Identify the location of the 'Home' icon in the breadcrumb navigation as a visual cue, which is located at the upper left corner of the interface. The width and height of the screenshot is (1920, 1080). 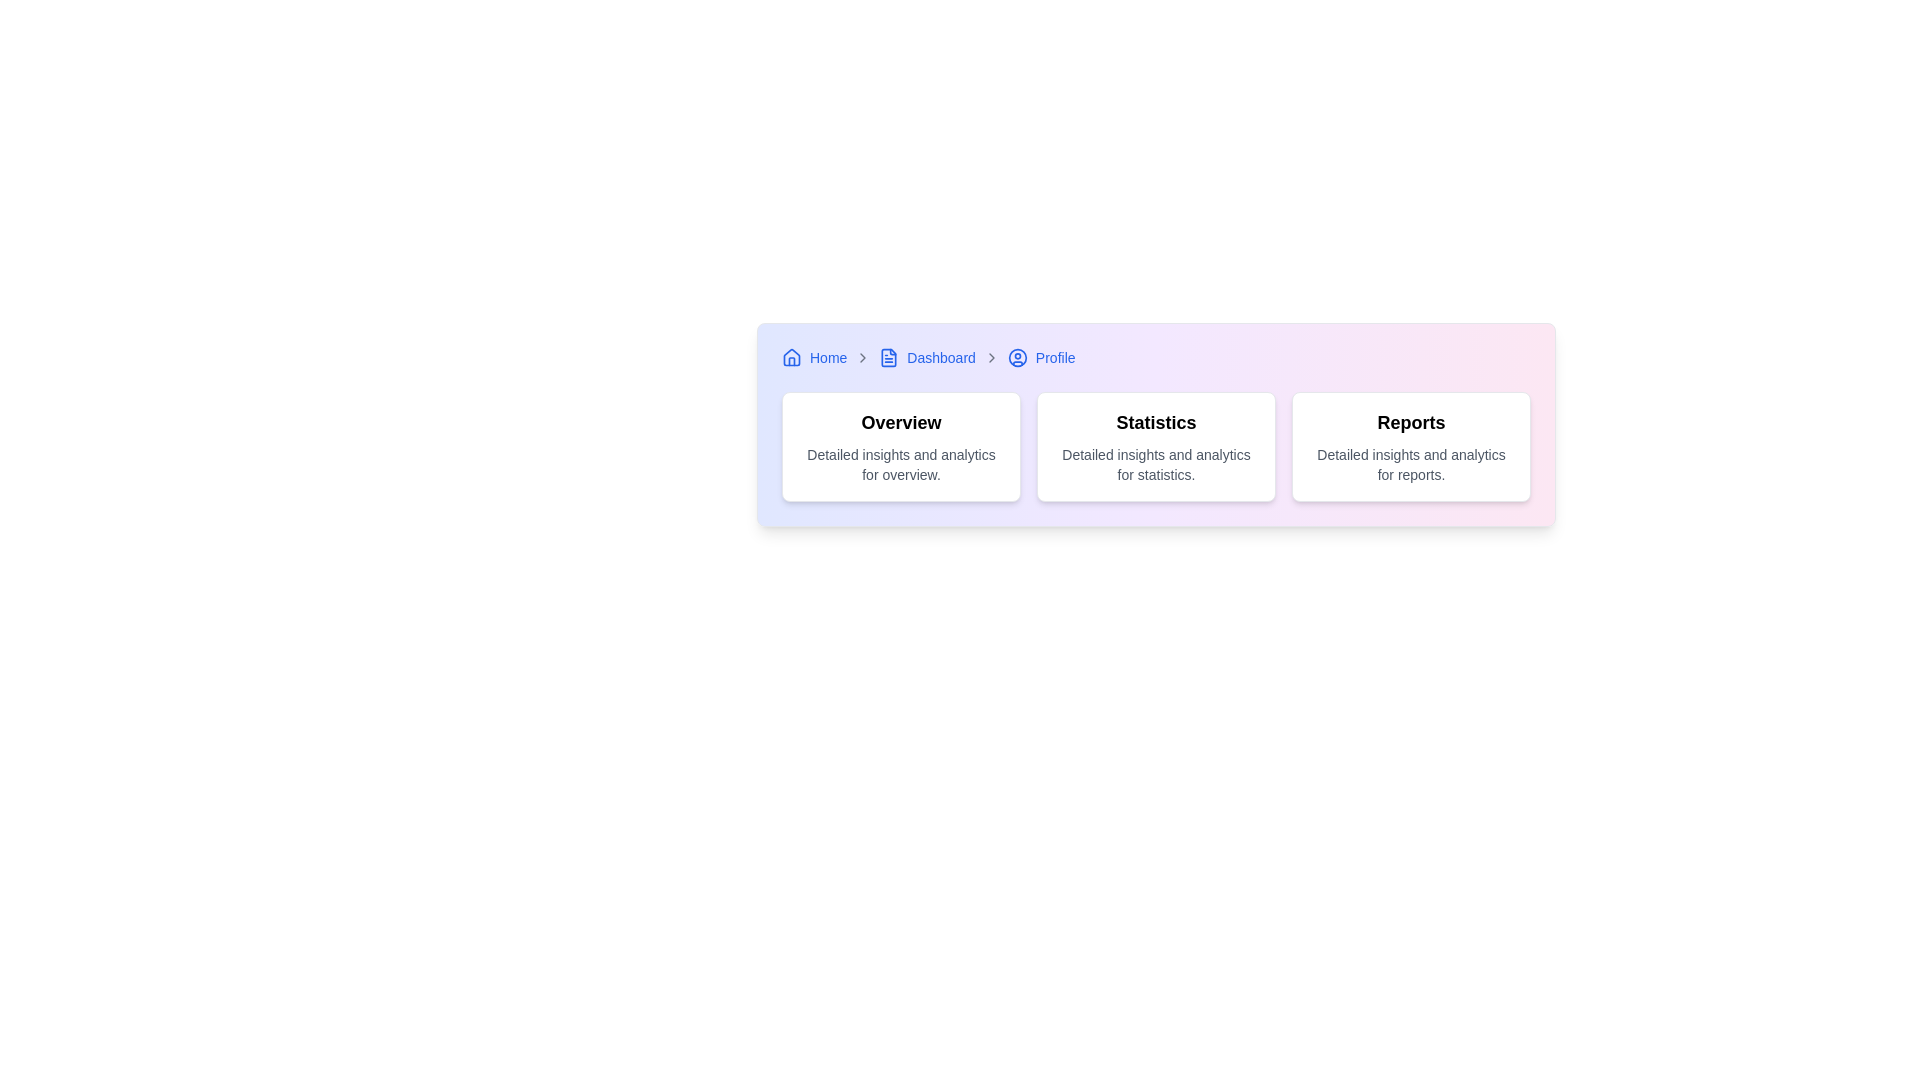
(791, 357).